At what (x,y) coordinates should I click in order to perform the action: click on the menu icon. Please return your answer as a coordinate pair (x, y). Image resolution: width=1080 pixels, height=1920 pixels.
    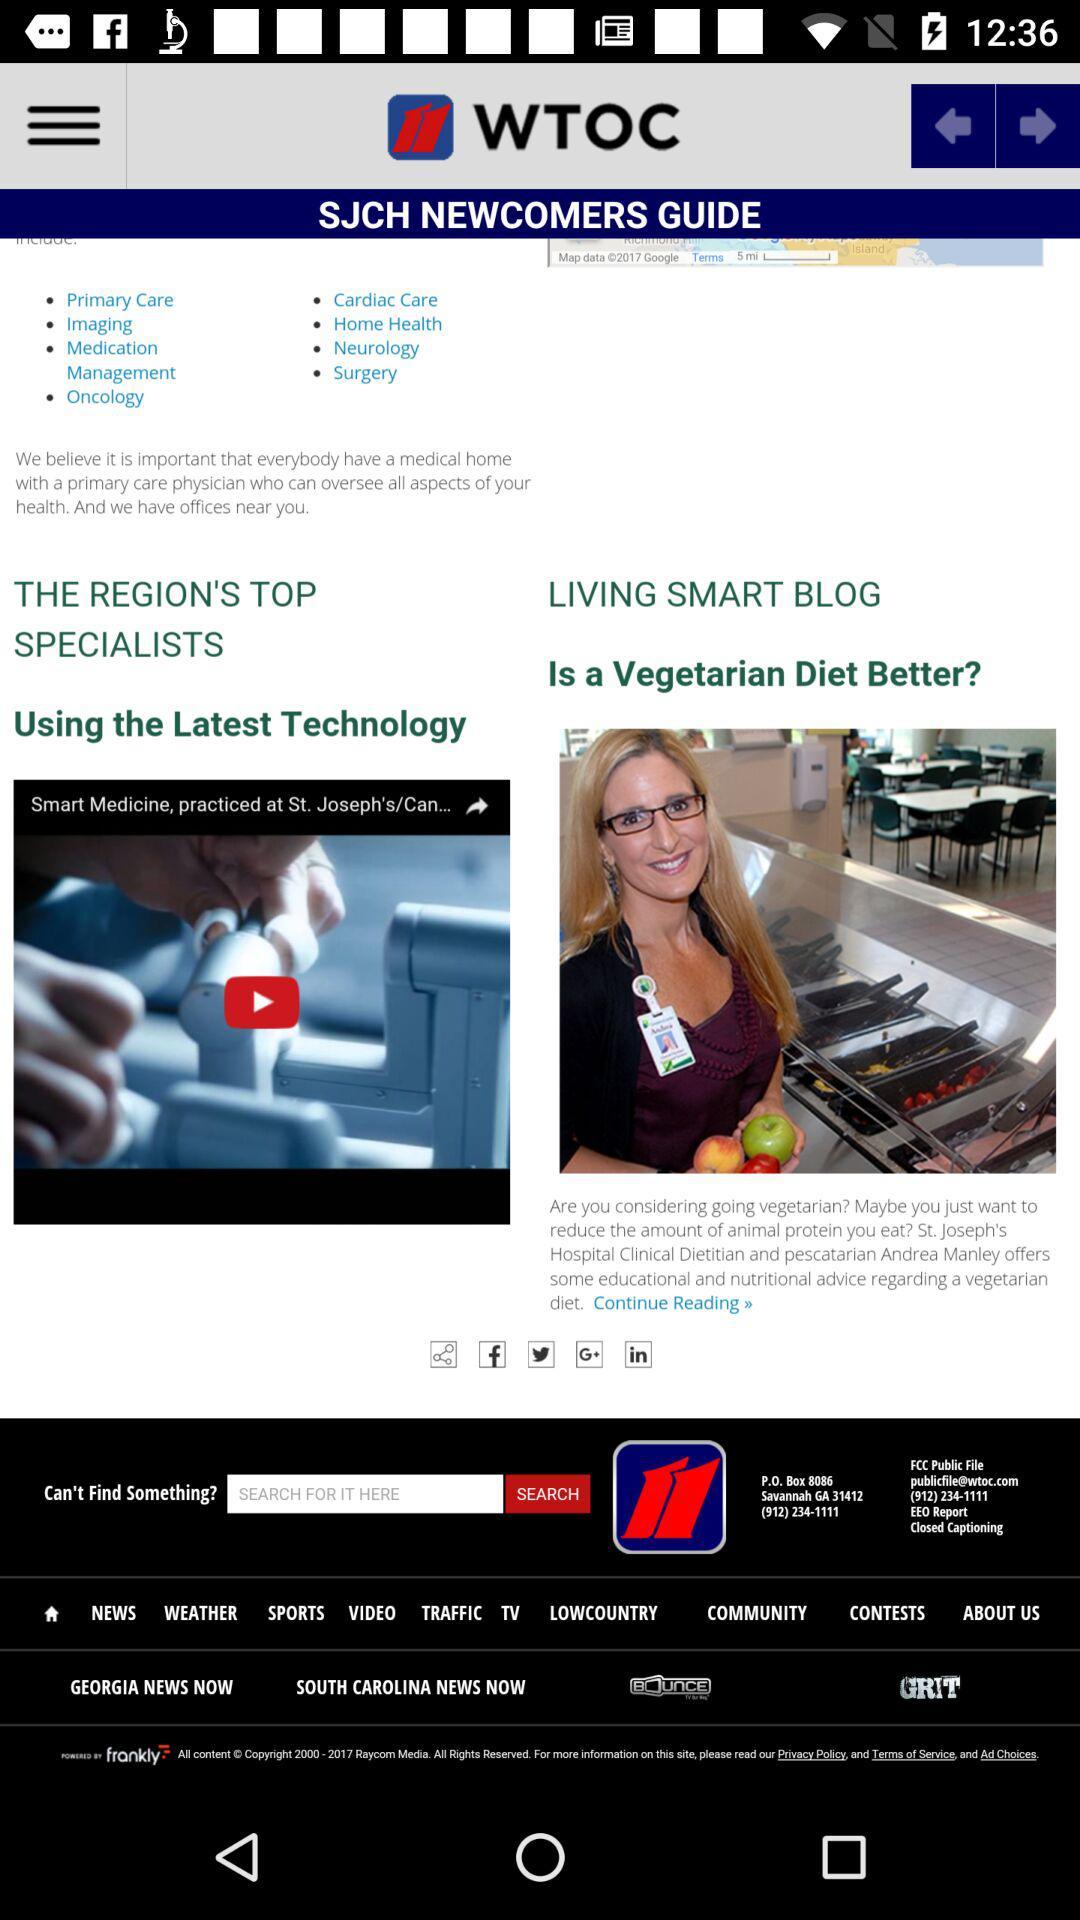
    Looking at the image, I should click on (61, 124).